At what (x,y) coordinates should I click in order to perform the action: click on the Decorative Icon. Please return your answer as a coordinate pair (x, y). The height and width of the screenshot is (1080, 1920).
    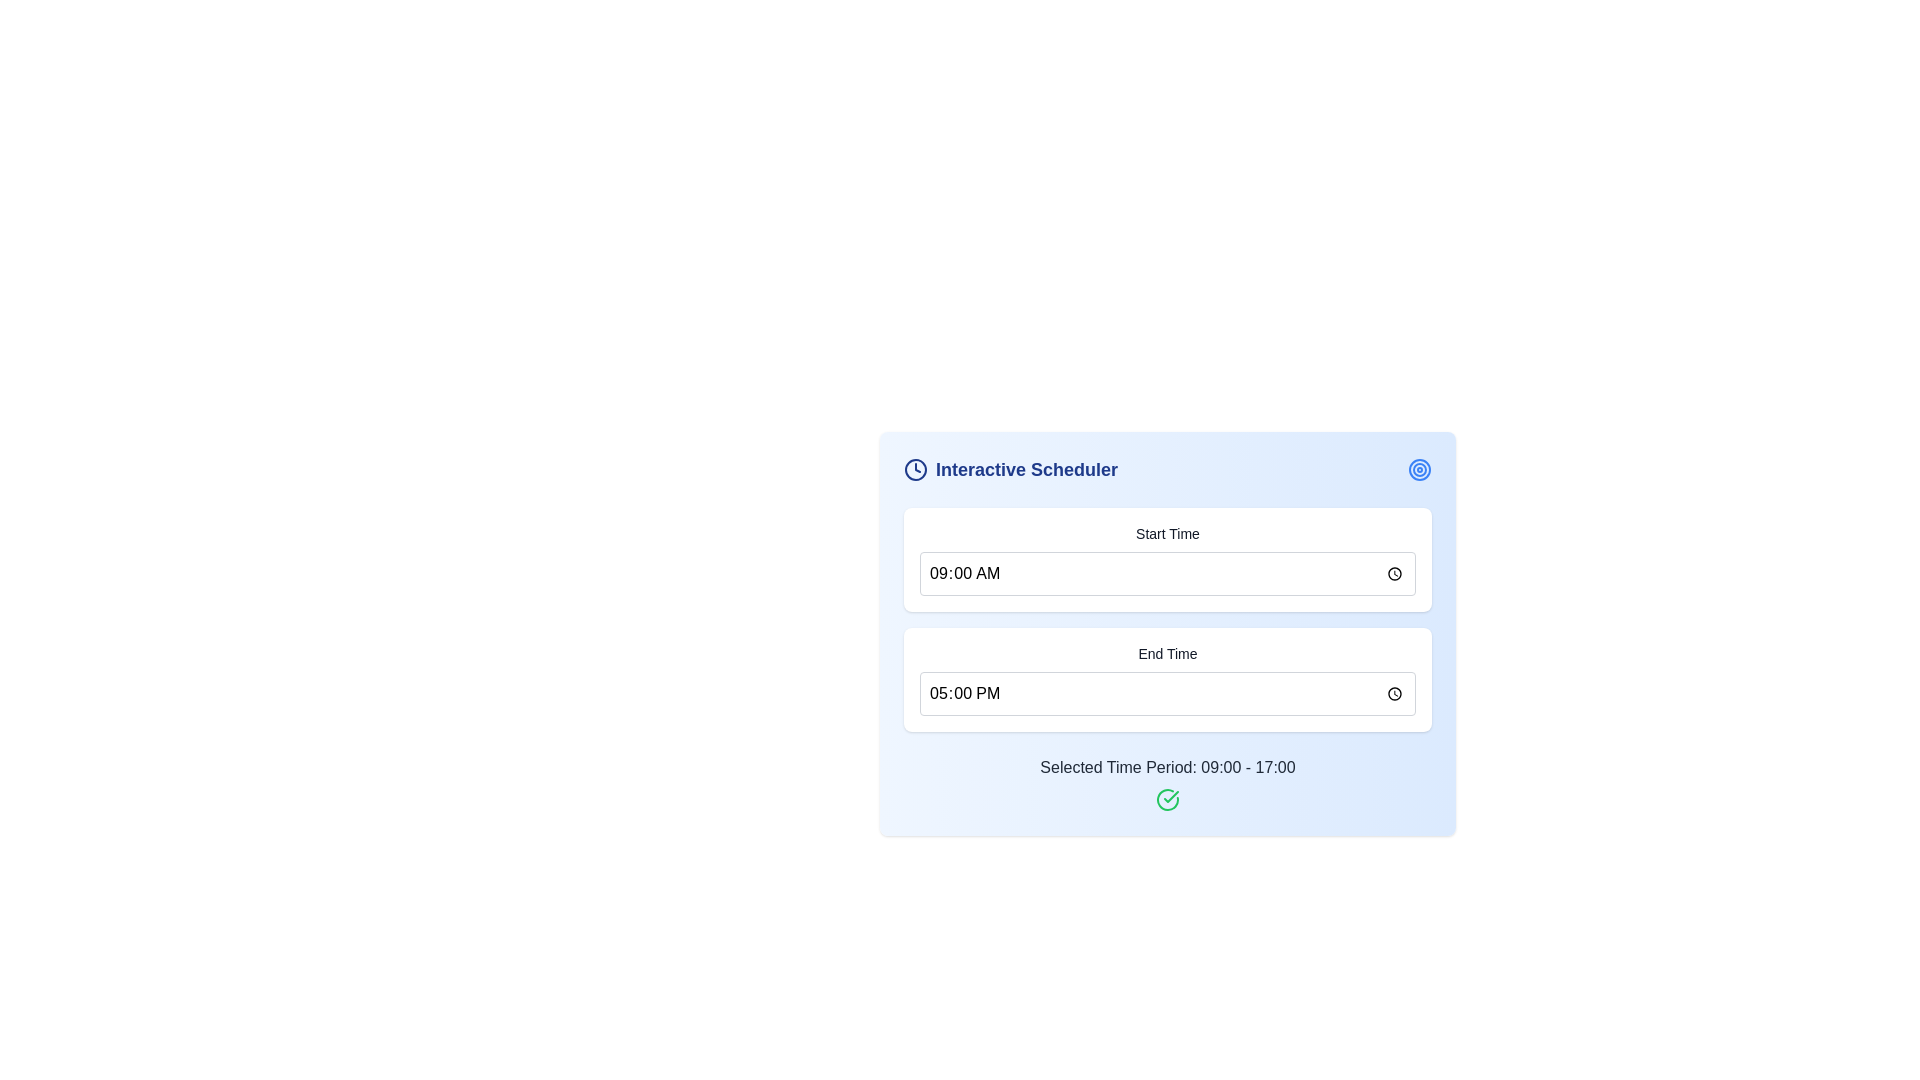
    Looking at the image, I should click on (1171, 796).